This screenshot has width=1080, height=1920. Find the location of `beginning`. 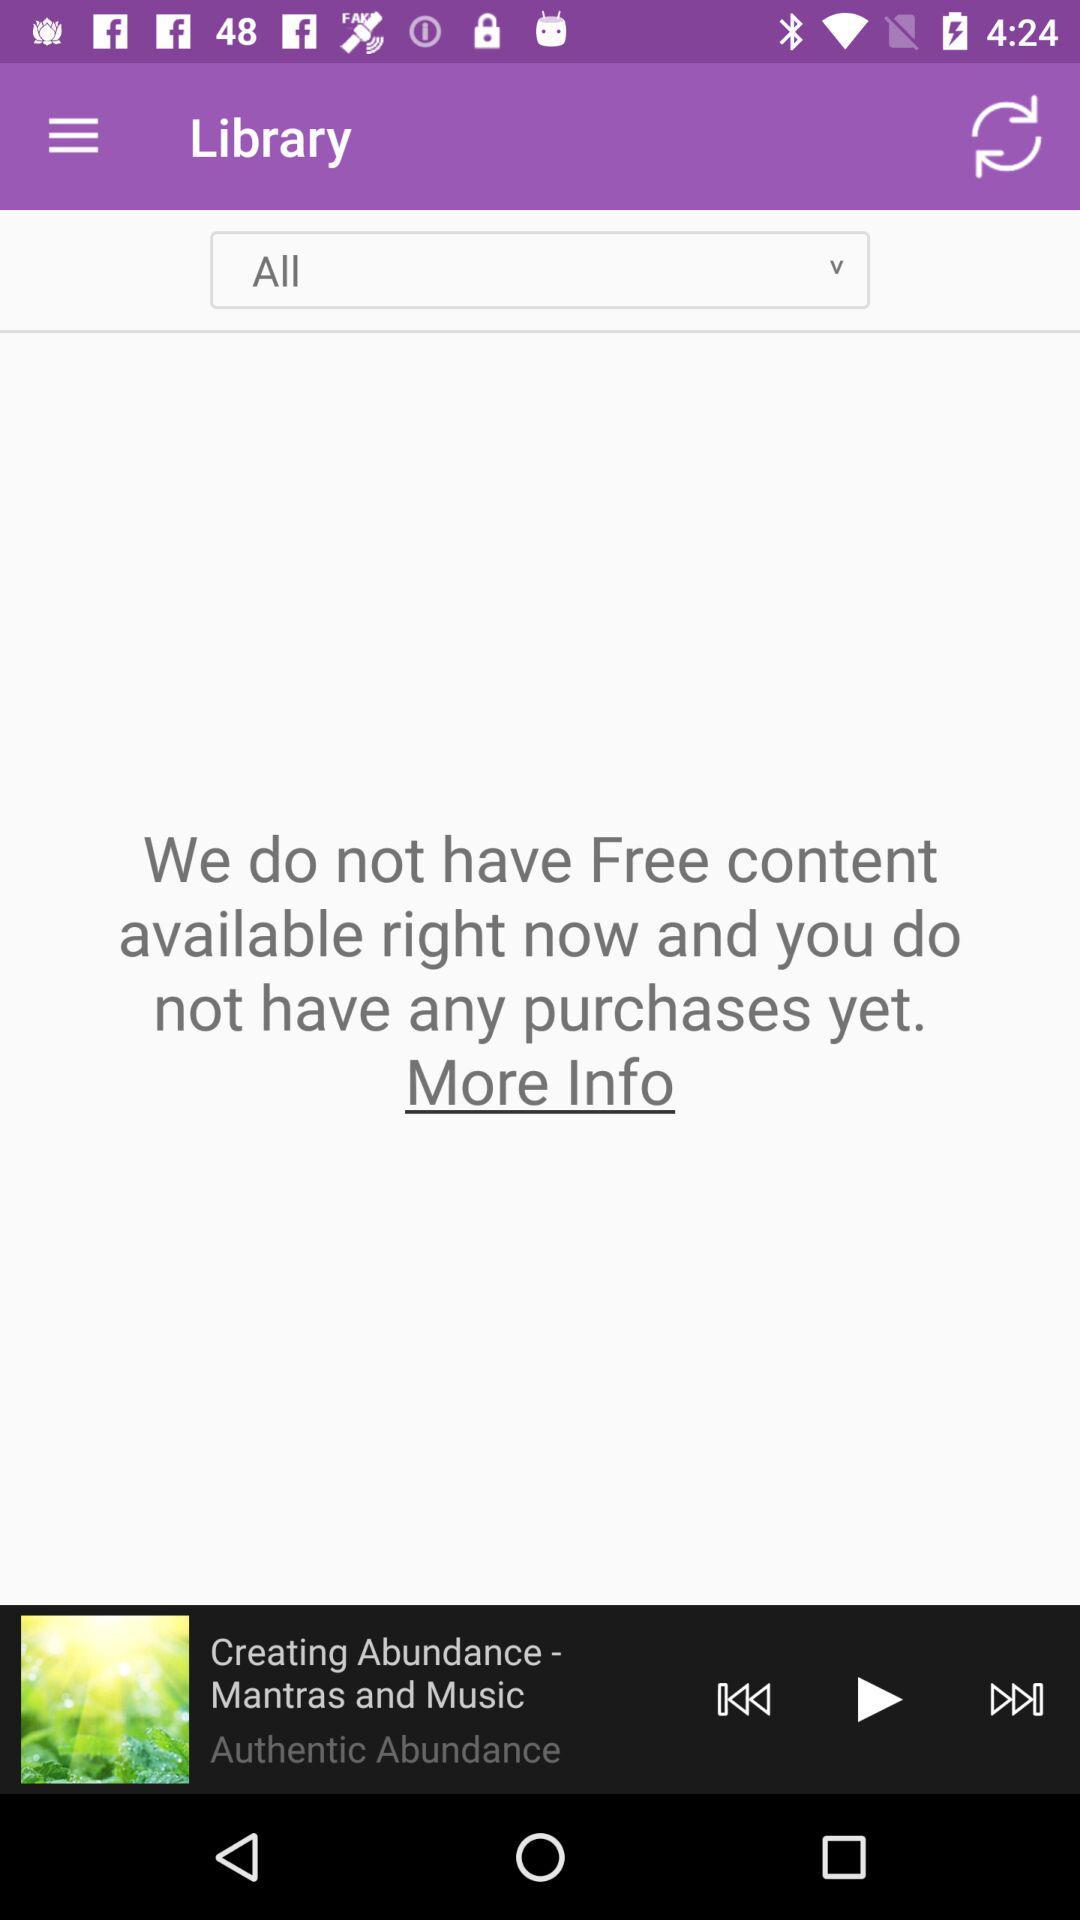

beginning is located at coordinates (744, 1698).